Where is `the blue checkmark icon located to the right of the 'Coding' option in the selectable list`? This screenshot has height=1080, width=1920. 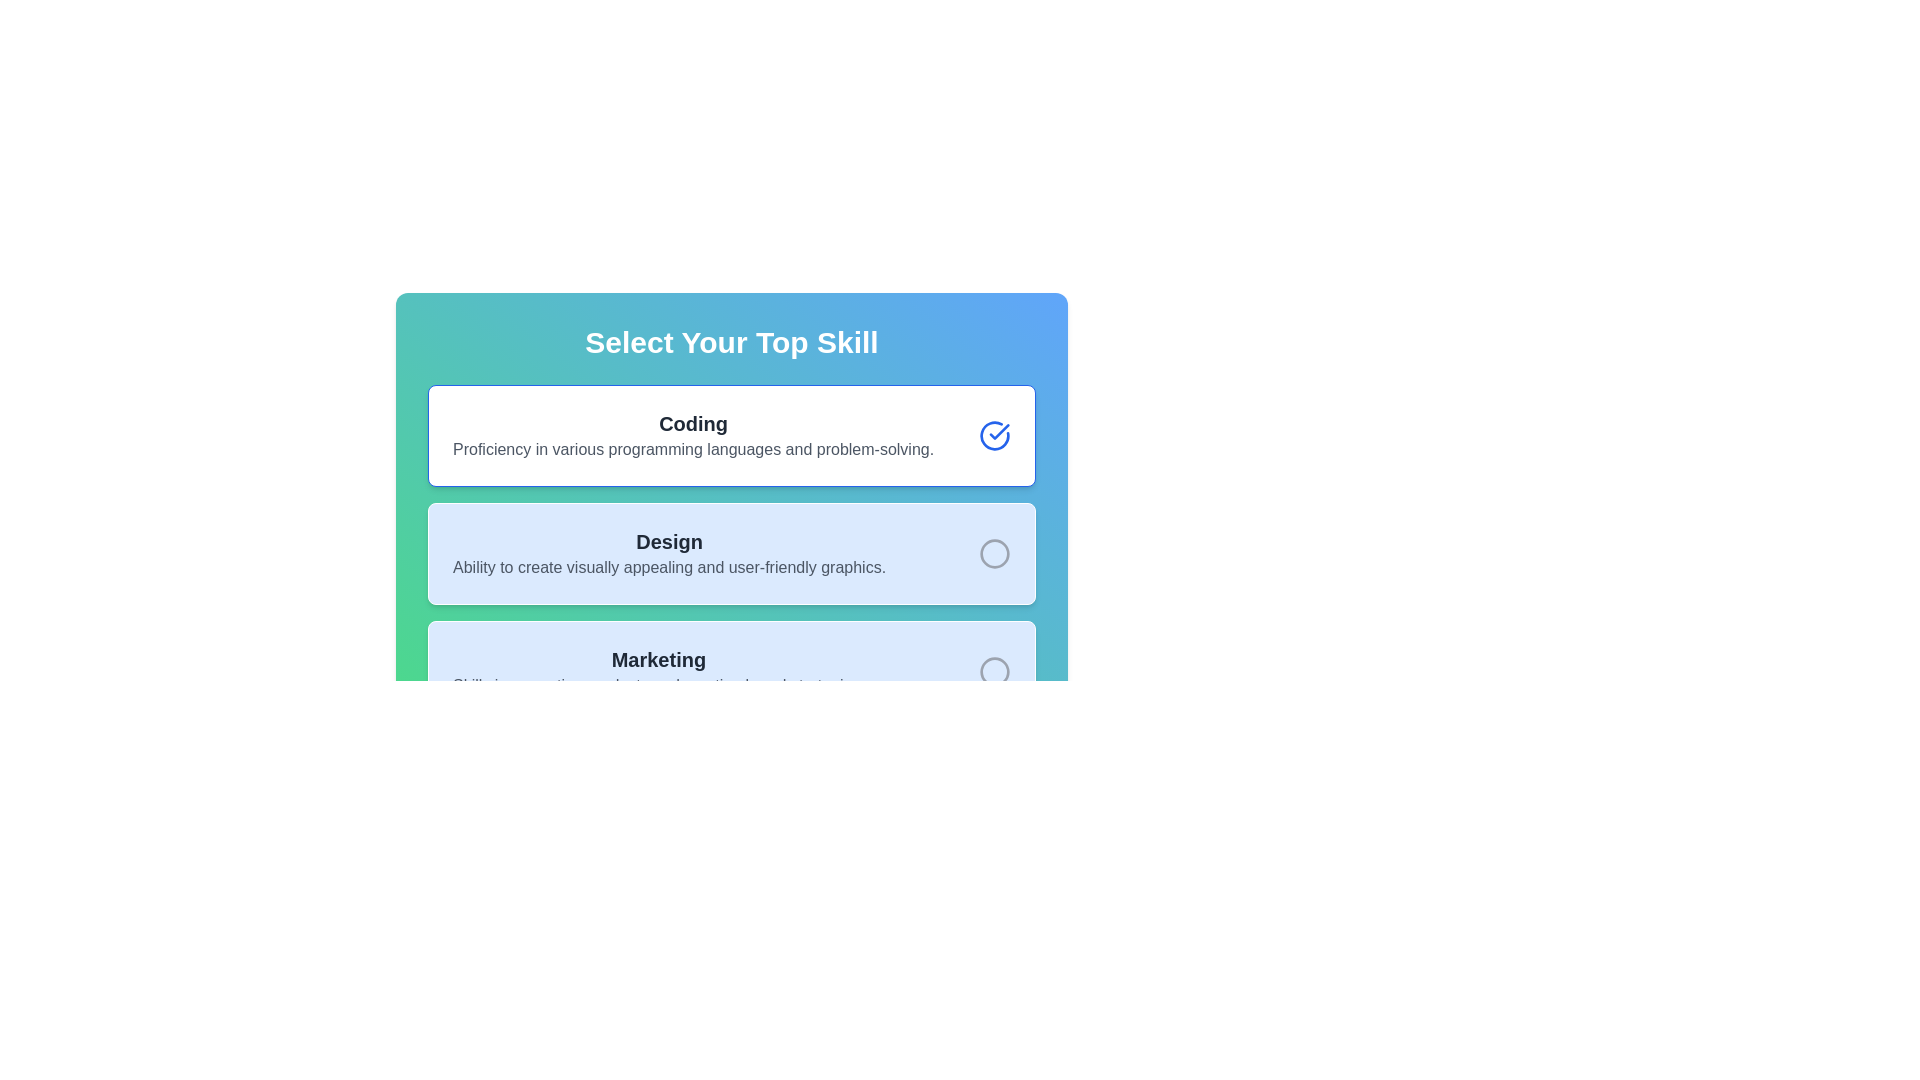 the blue checkmark icon located to the right of the 'Coding' option in the selectable list is located at coordinates (999, 431).